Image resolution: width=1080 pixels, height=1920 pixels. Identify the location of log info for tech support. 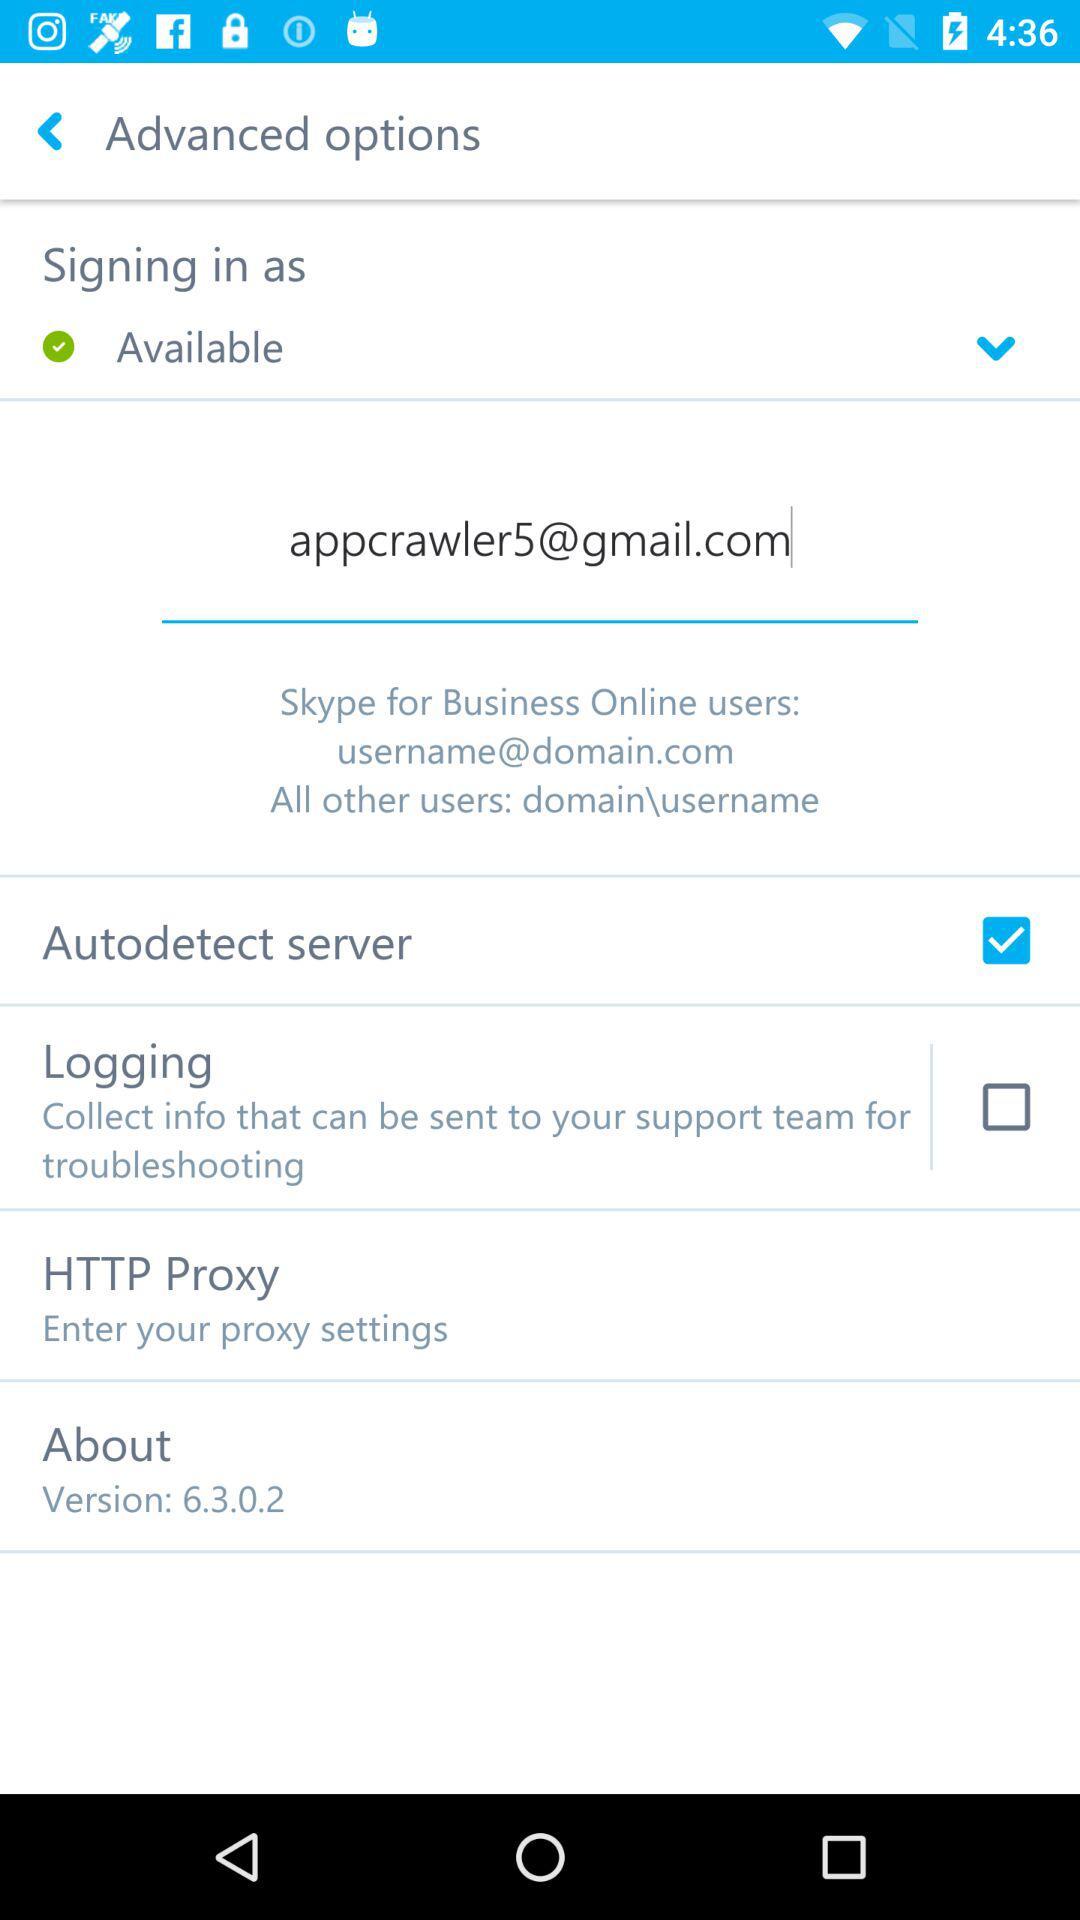
(1006, 1106).